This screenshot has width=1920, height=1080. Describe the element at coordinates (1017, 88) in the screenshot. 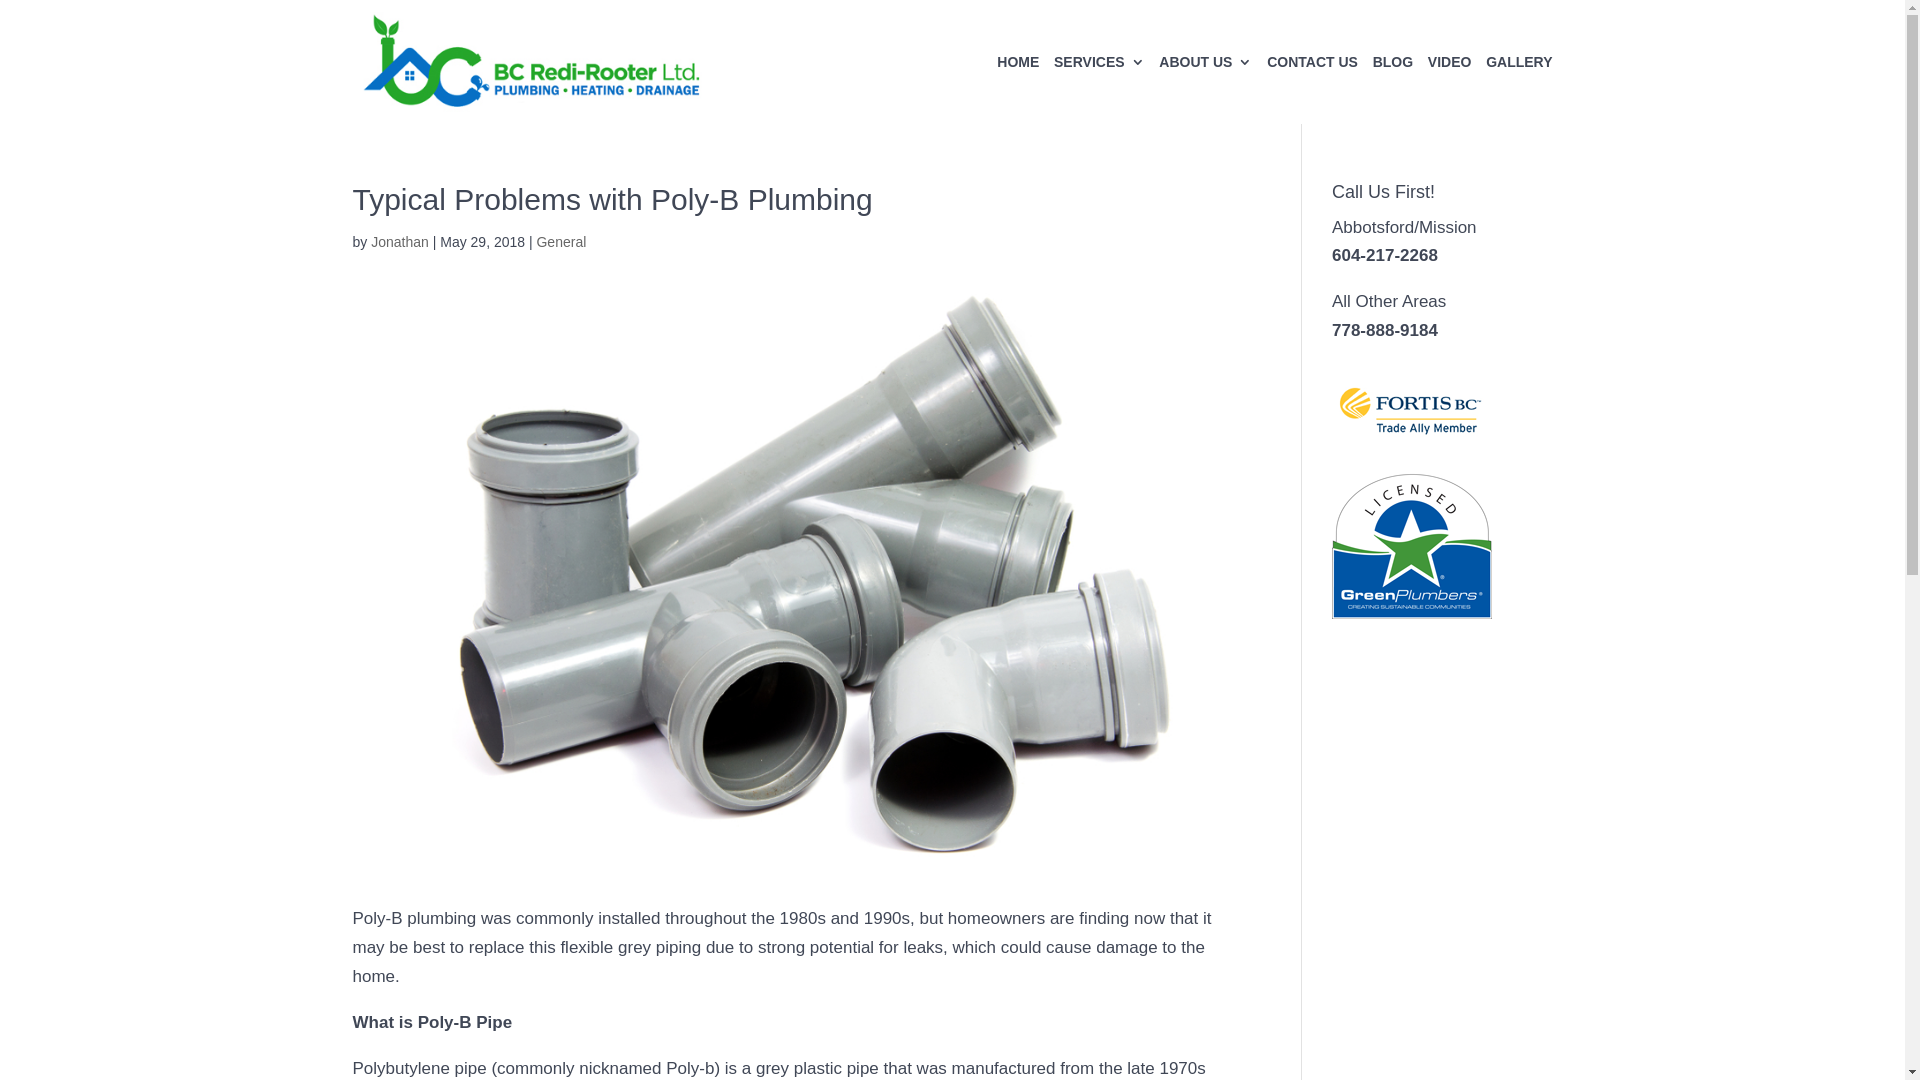

I see `'HOME'` at that location.